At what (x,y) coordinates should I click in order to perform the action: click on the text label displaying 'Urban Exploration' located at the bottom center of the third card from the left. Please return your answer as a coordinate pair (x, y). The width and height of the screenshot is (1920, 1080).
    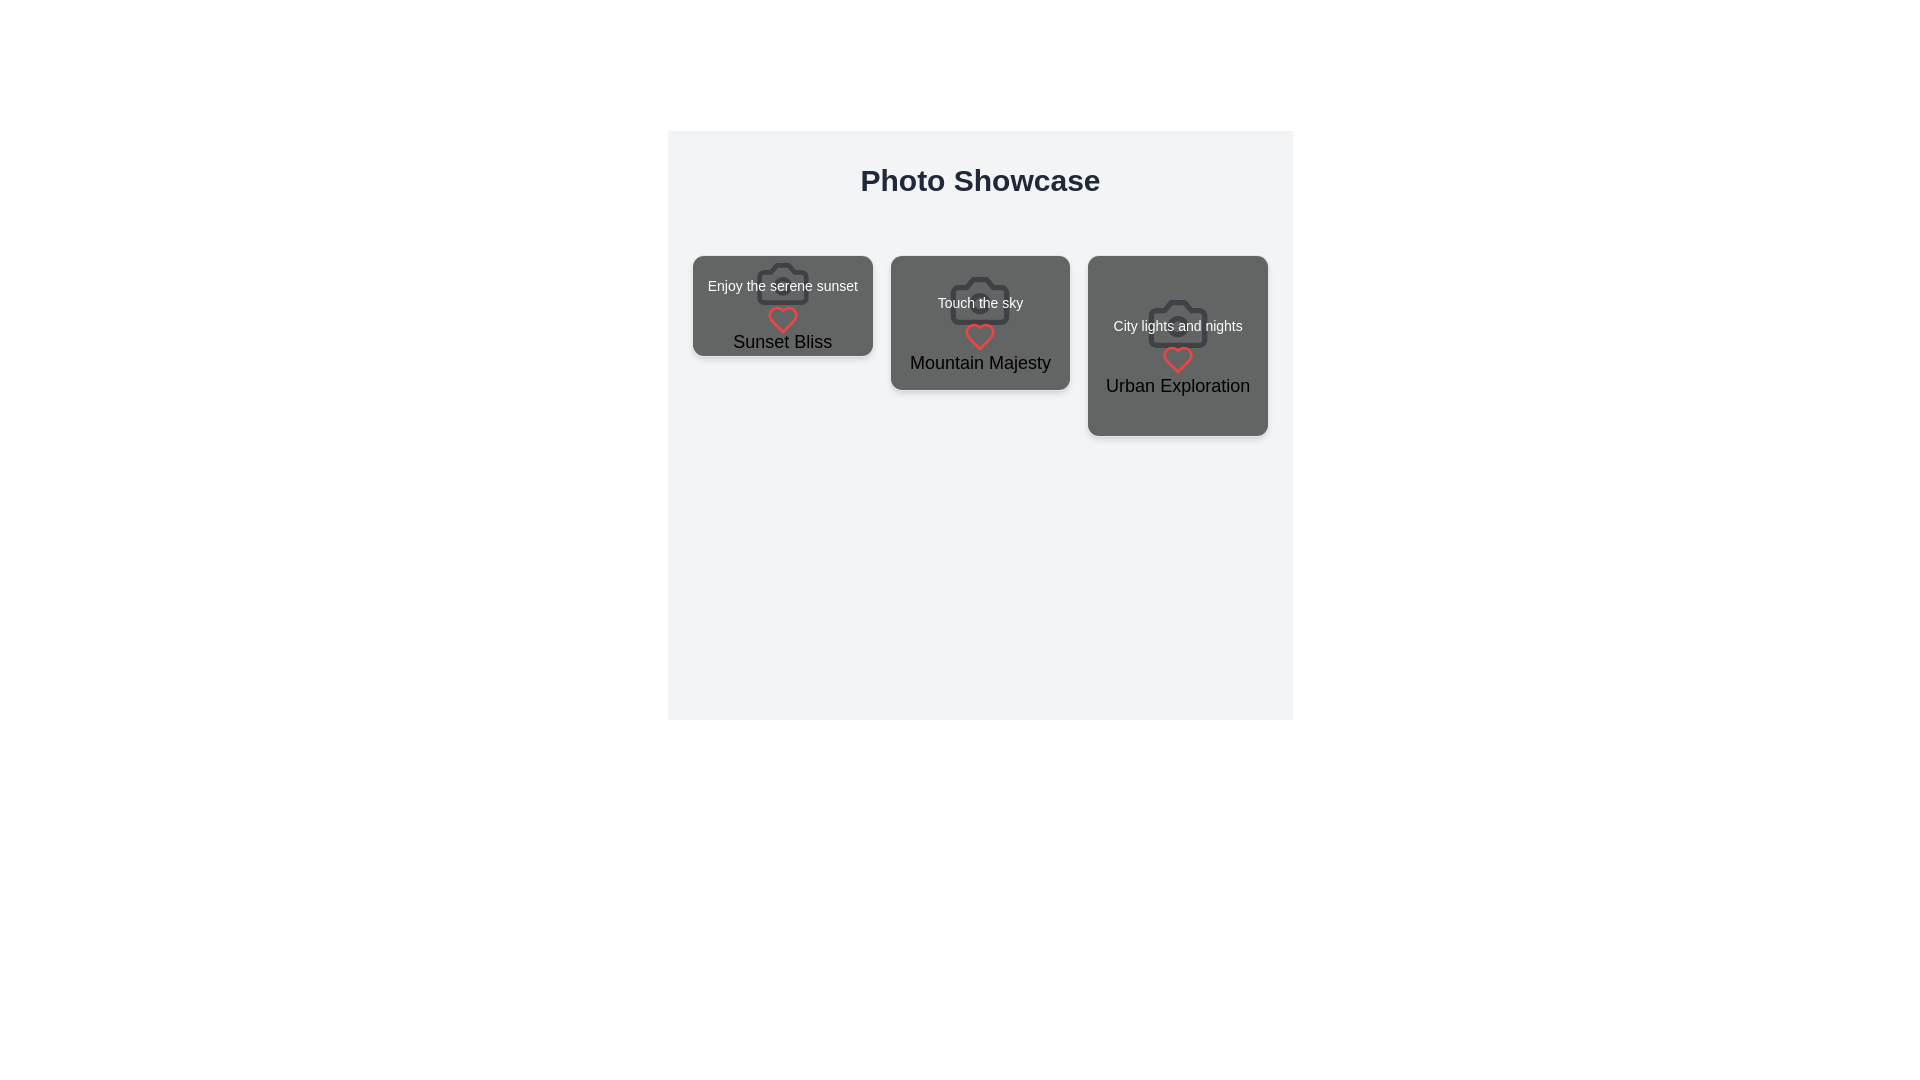
    Looking at the image, I should click on (1178, 385).